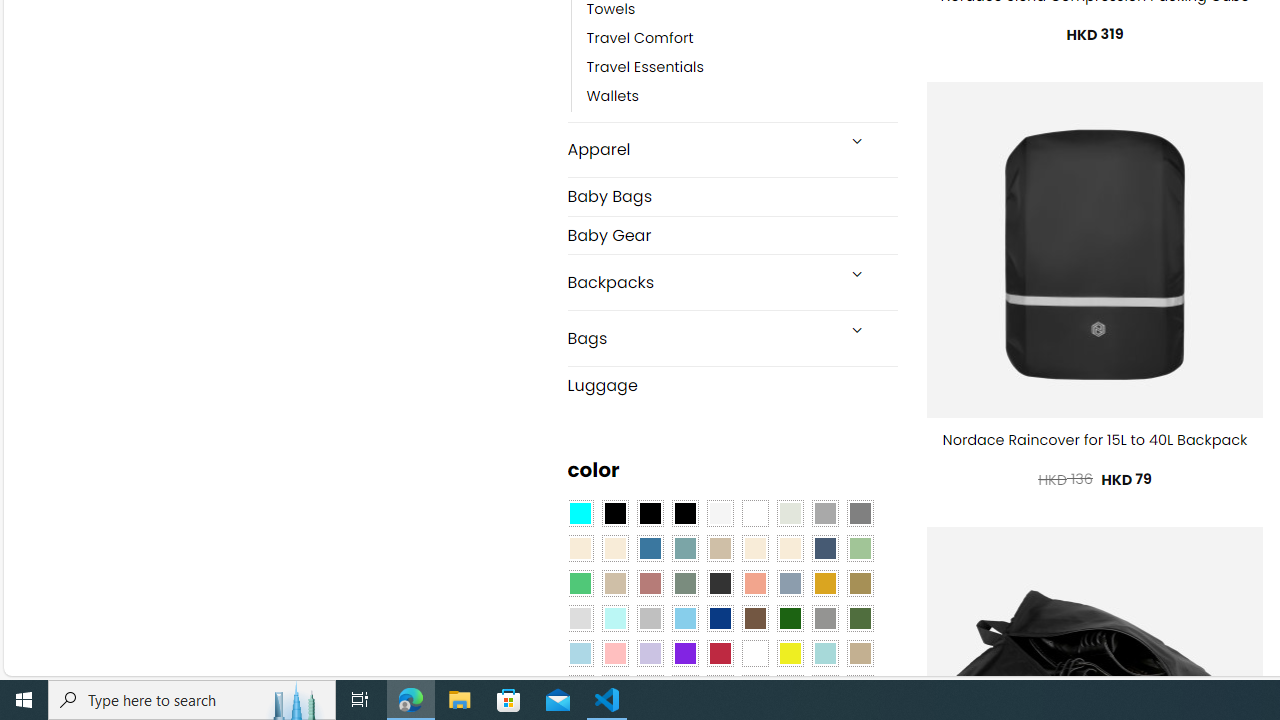 The height and width of the screenshot is (720, 1280). I want to click on 'Backpacks', so click(700, 282).